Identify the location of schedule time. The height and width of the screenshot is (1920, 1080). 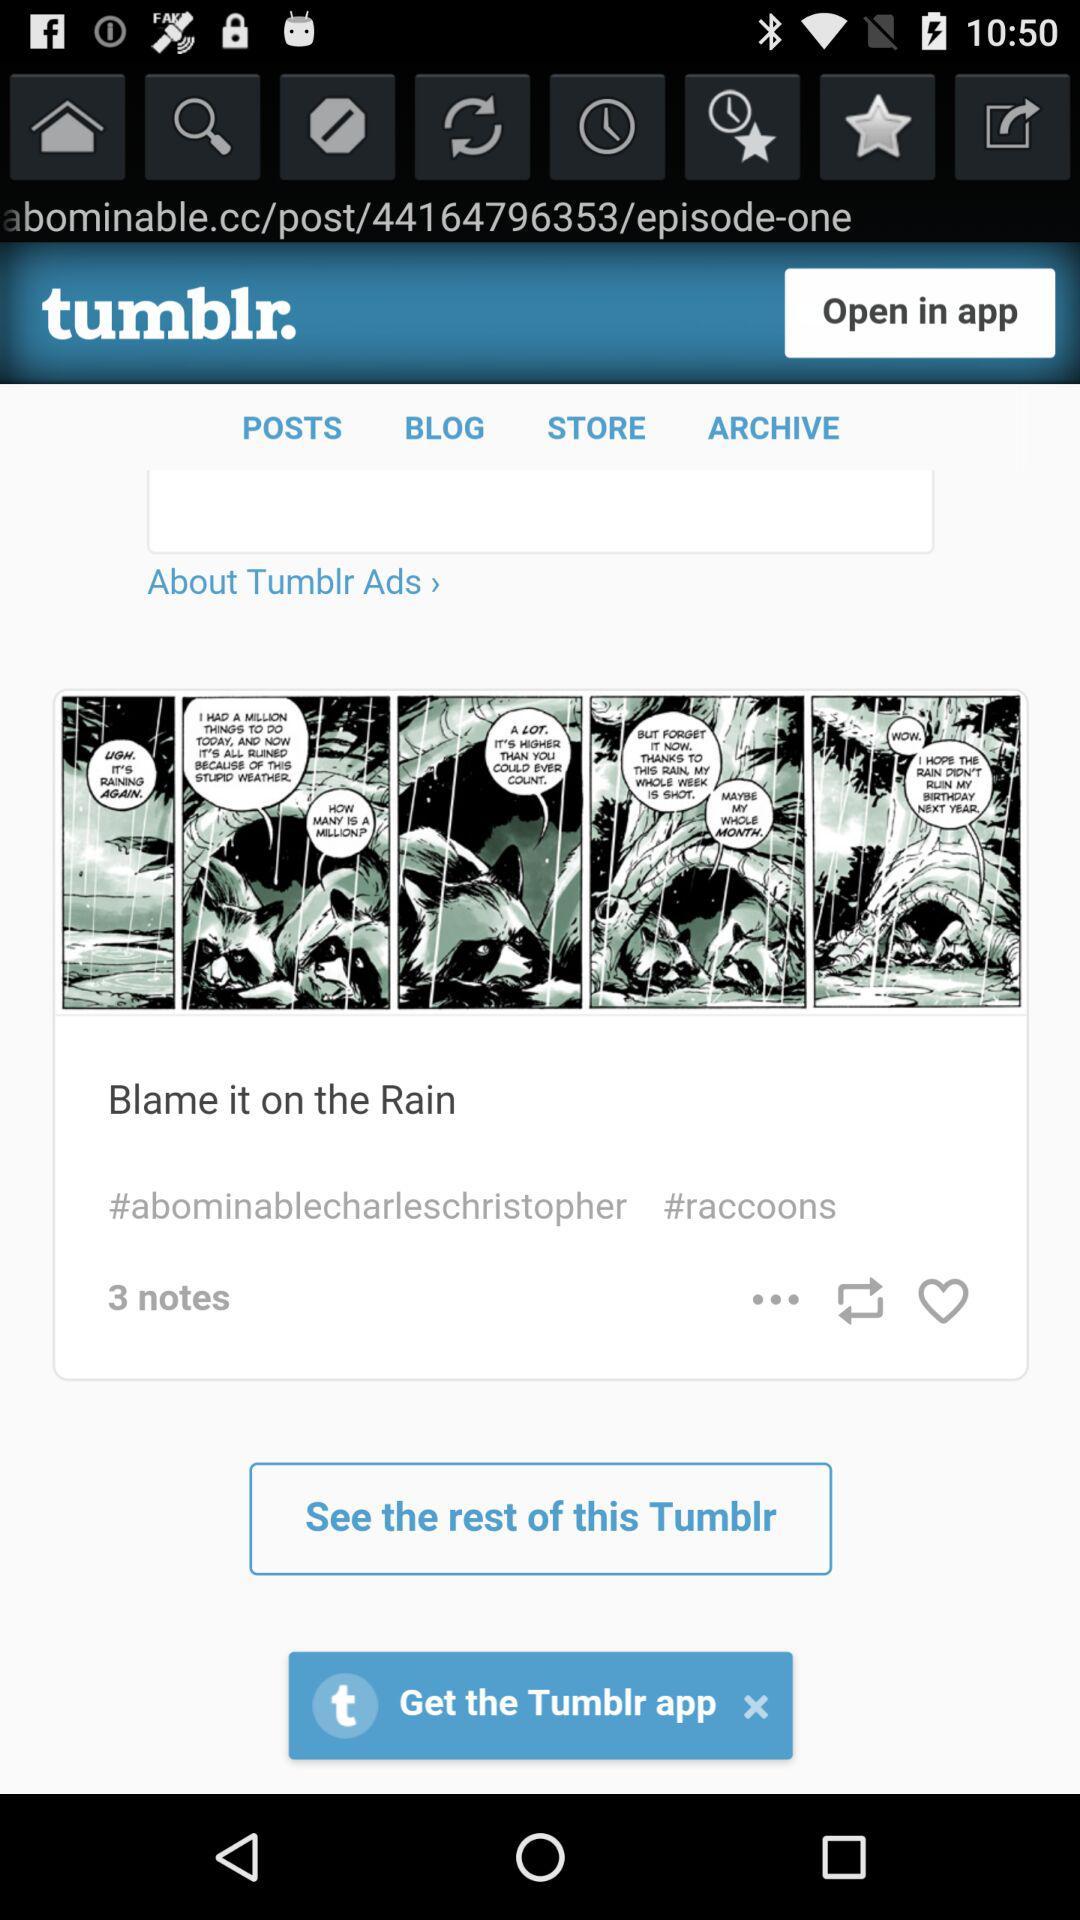
(606, 124).